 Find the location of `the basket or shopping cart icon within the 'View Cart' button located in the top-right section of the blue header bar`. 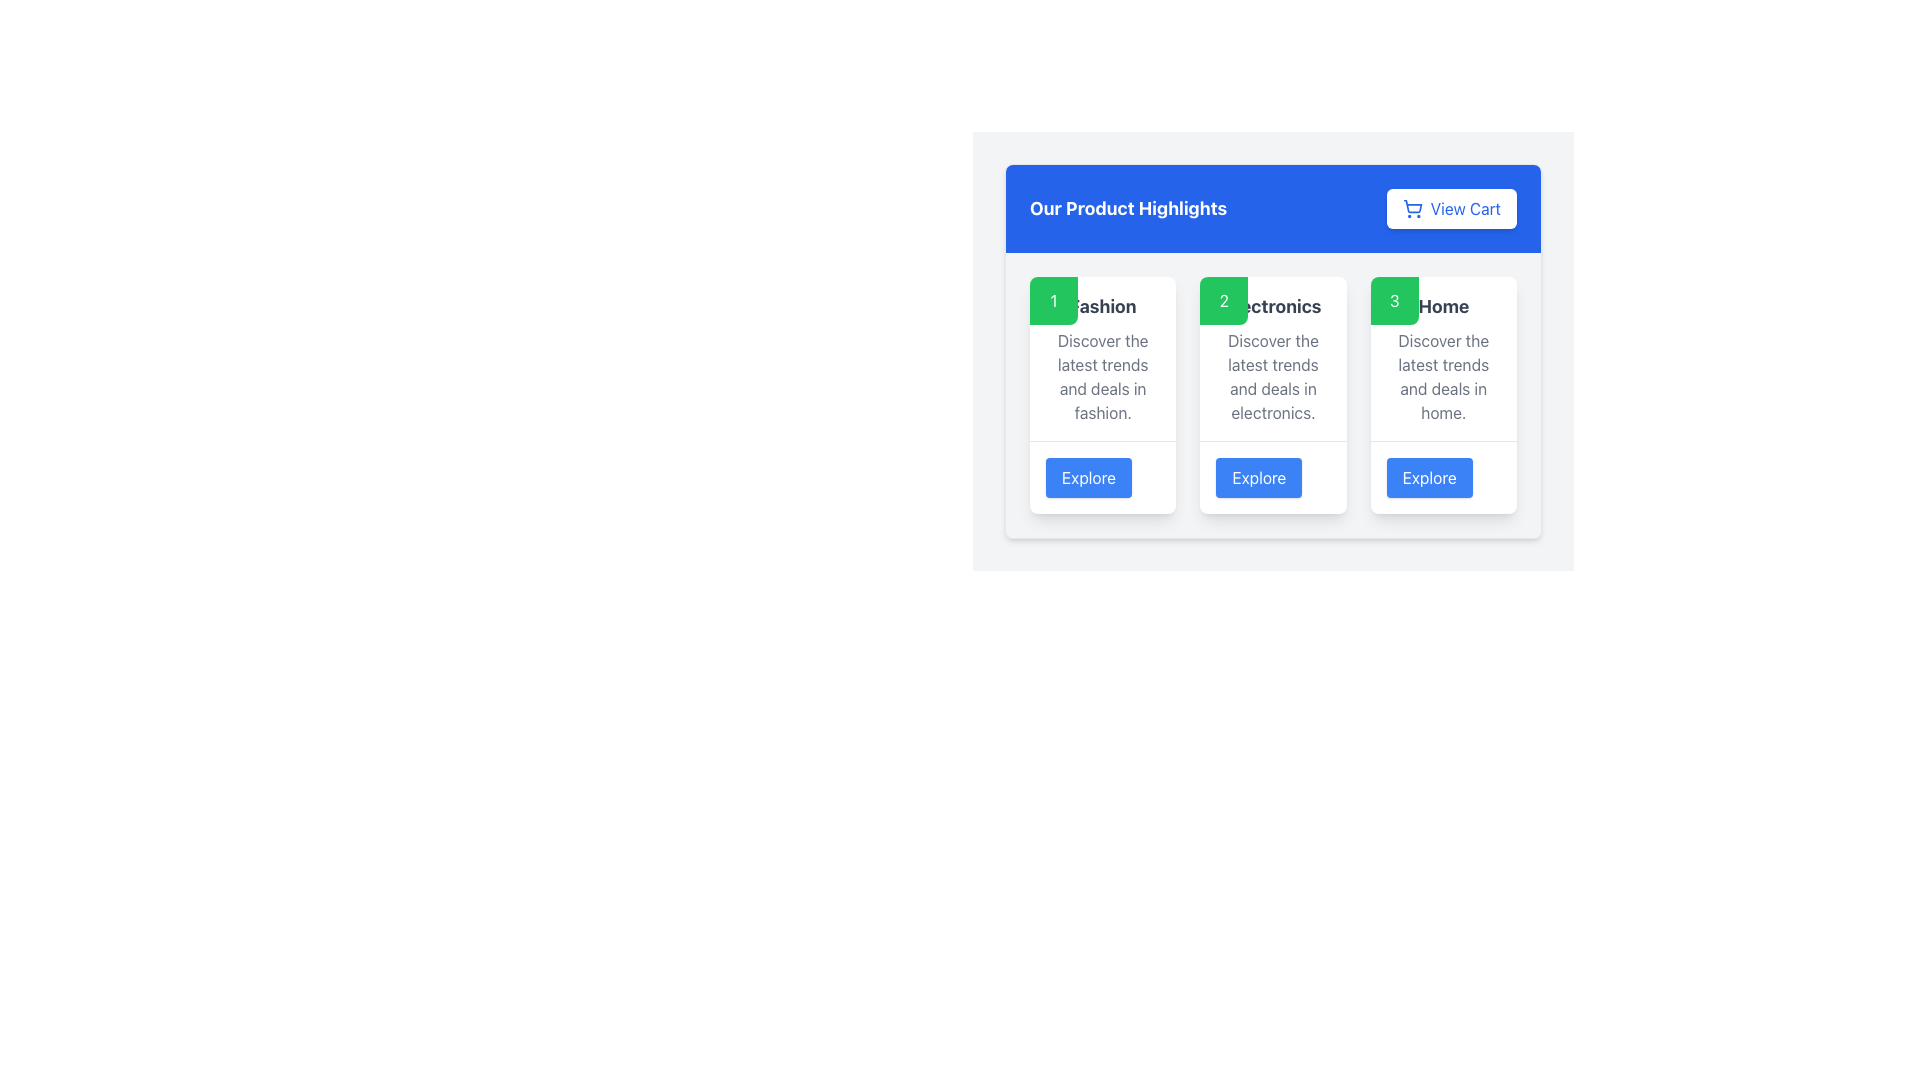

the basket or shopping cart icon within the 'View Cart' button located in the top-right section of the blue header bar is located at coordinates (1411, 206).